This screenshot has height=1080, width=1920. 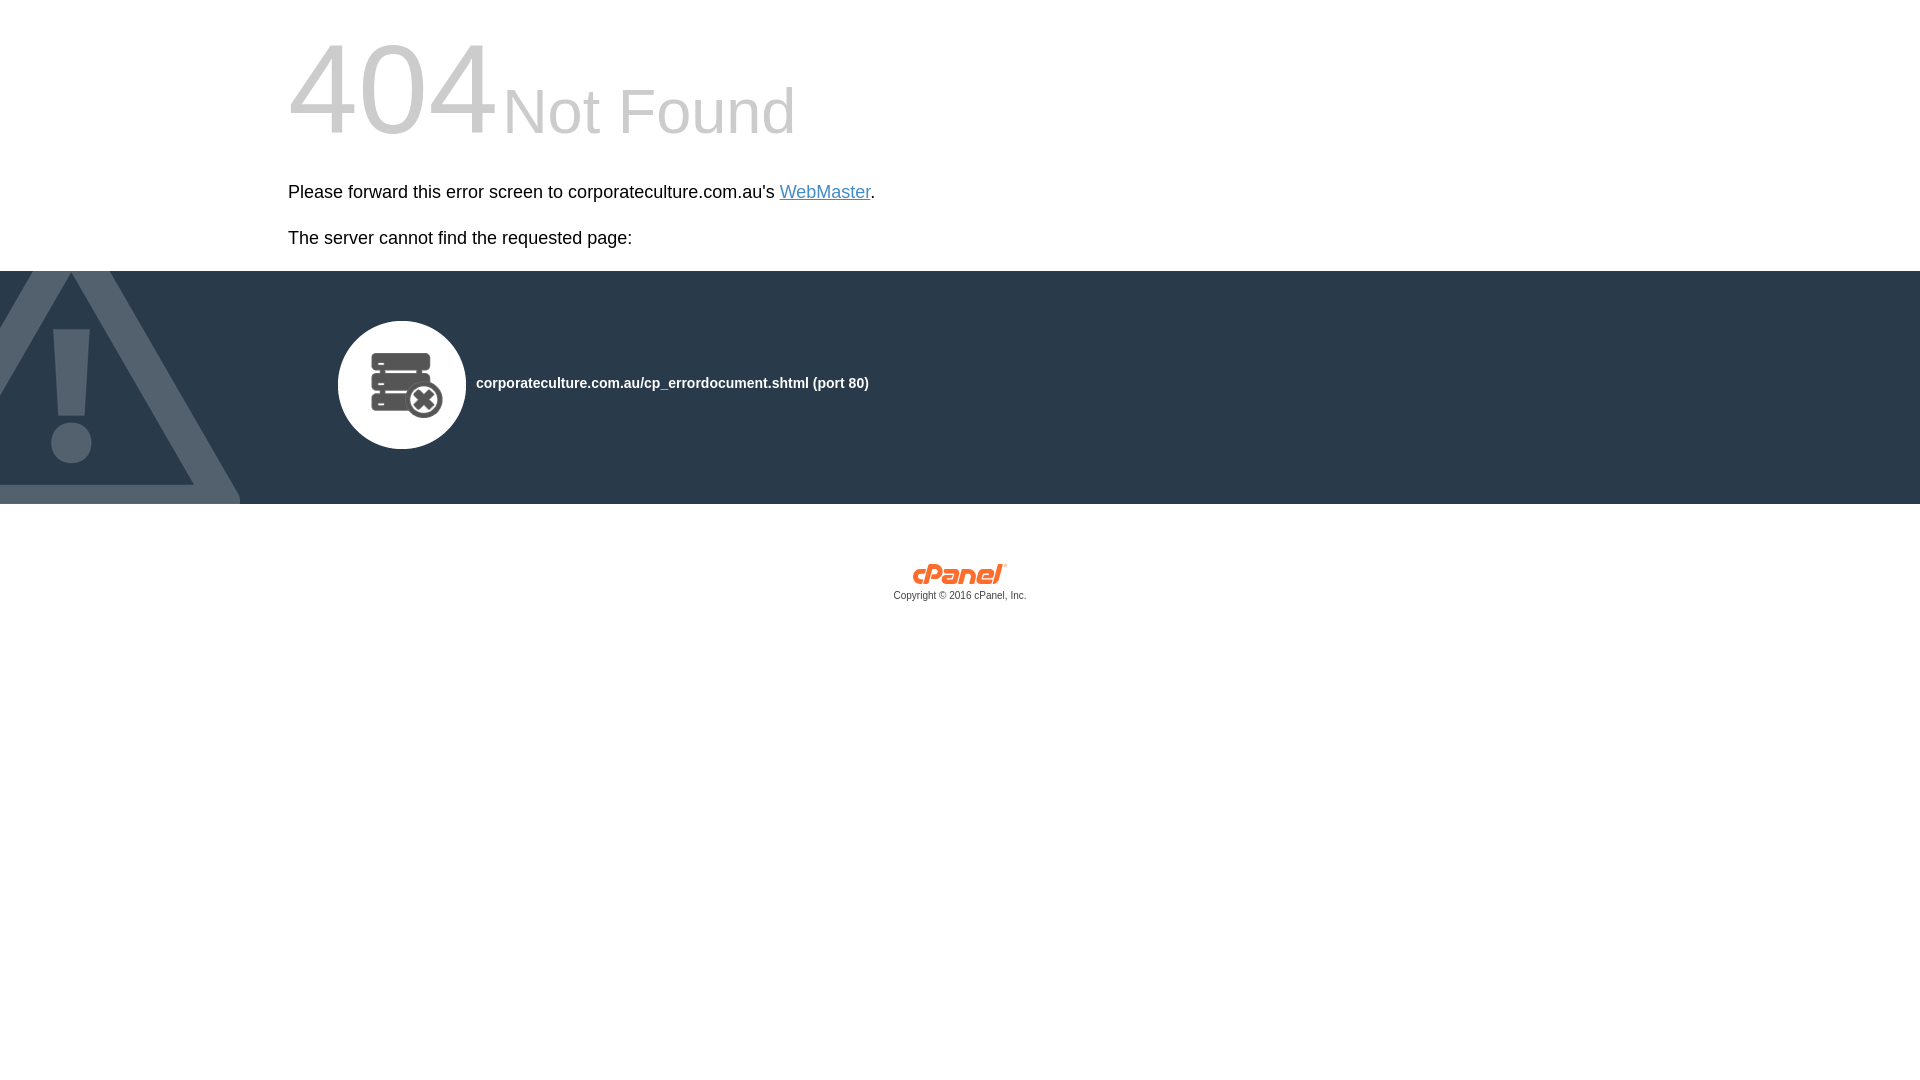 I want to click on 'WebMaster', so click(x=825, y=192).